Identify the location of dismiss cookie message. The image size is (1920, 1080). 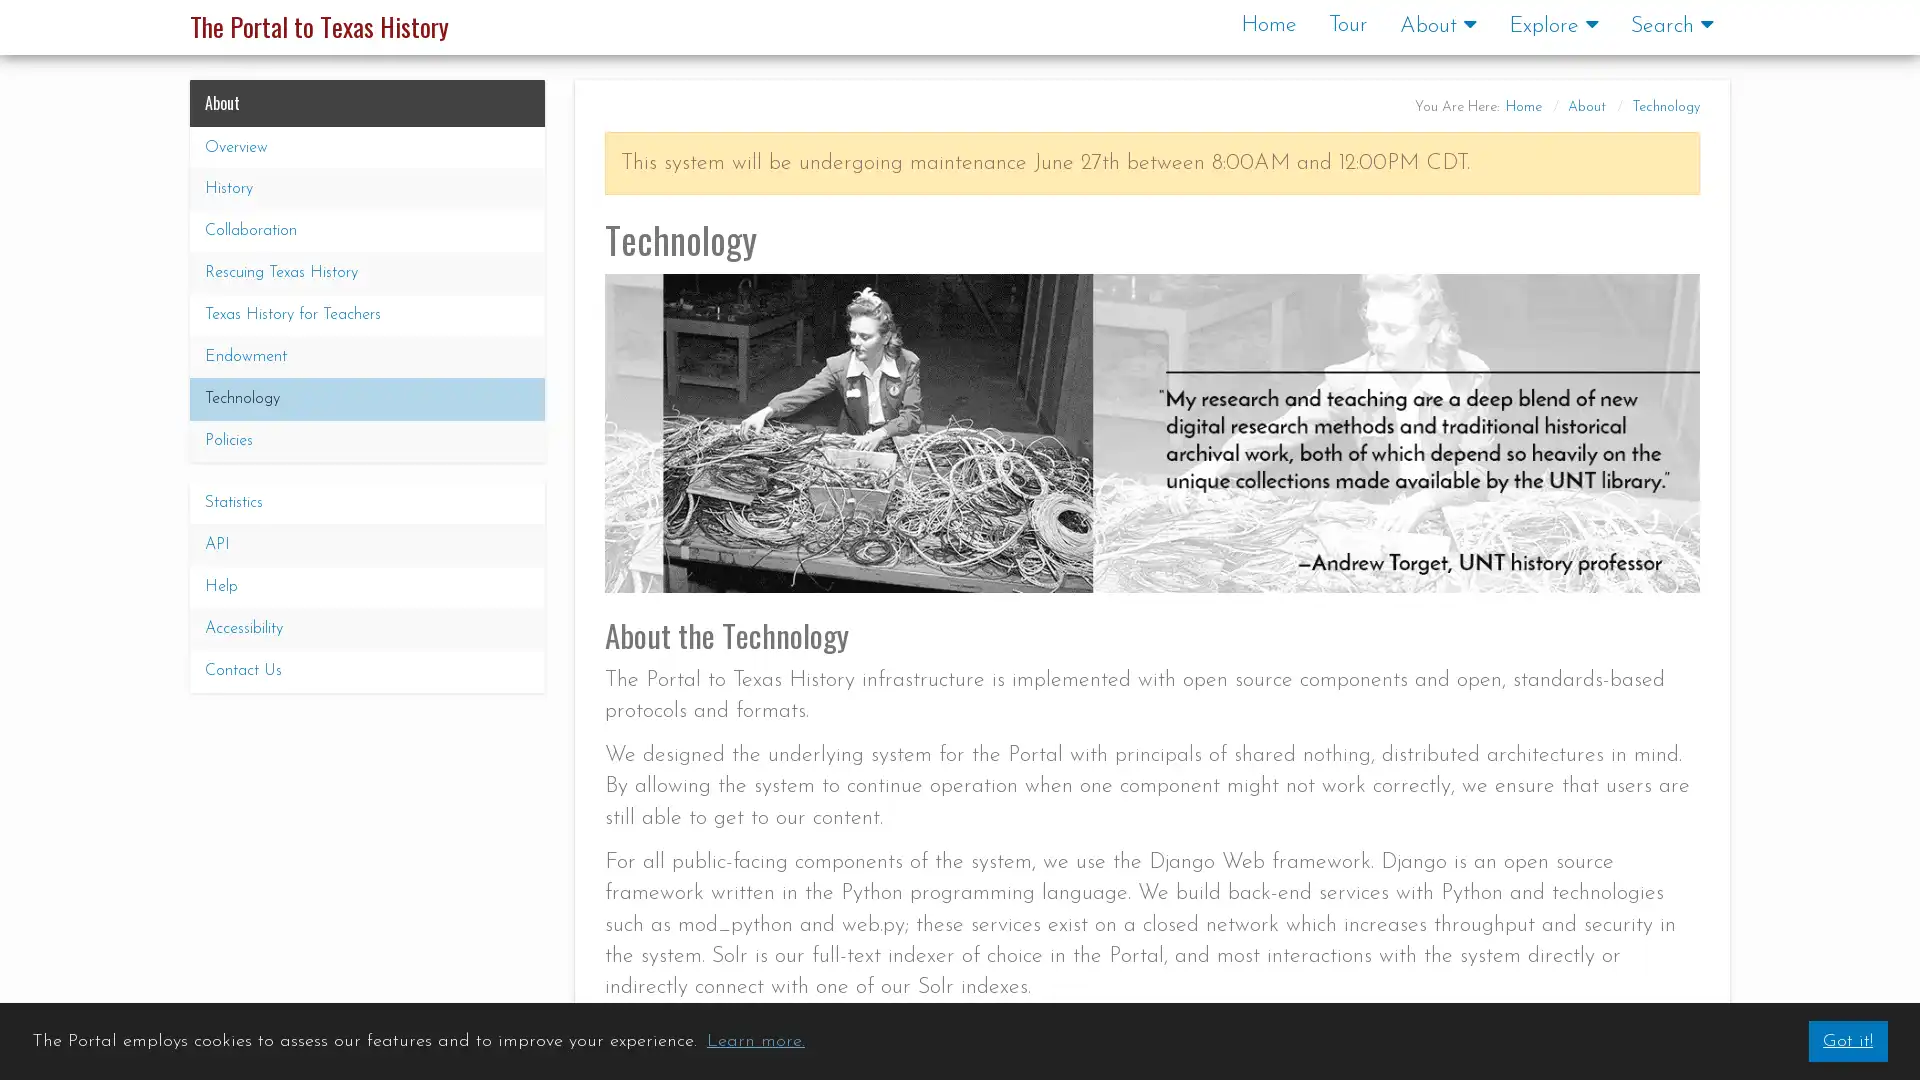
(1846, 1040).